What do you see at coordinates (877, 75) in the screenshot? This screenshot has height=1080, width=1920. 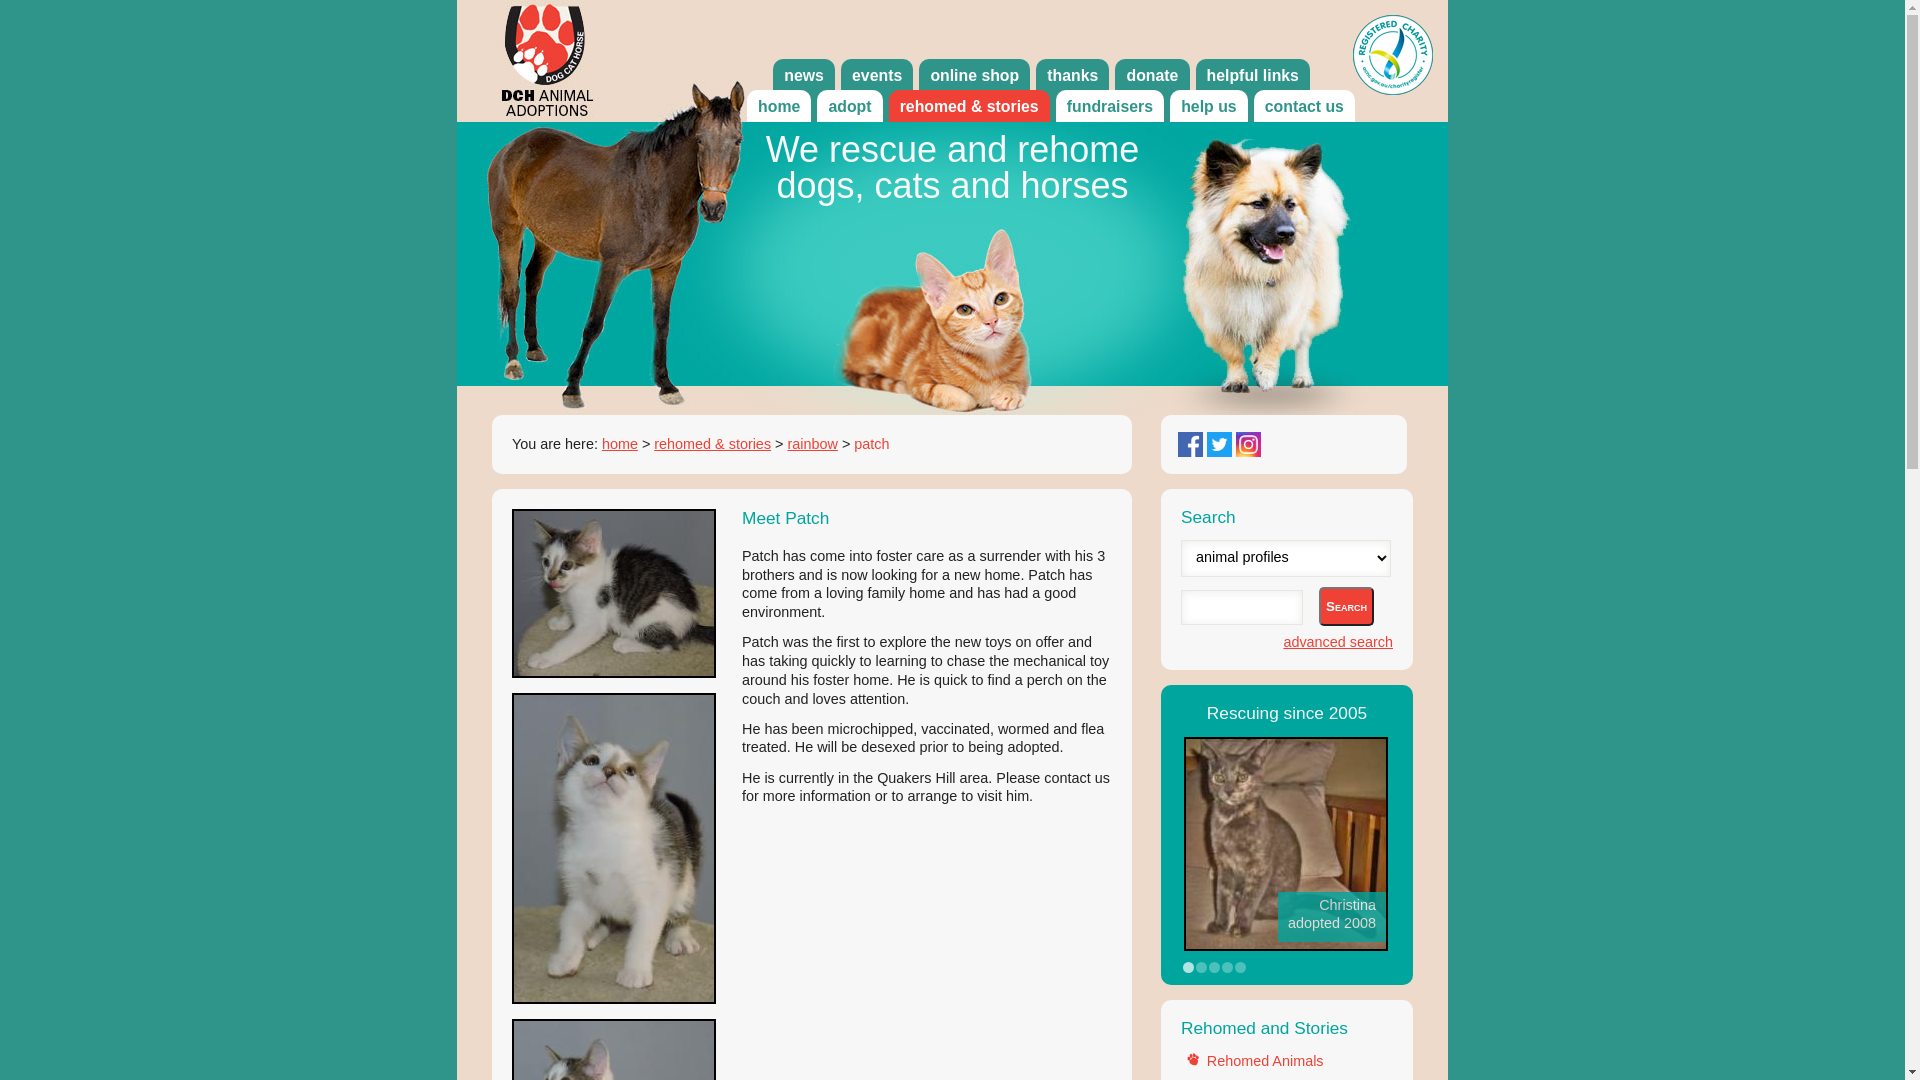 I see `'events'` at bounding box center [877, 75].